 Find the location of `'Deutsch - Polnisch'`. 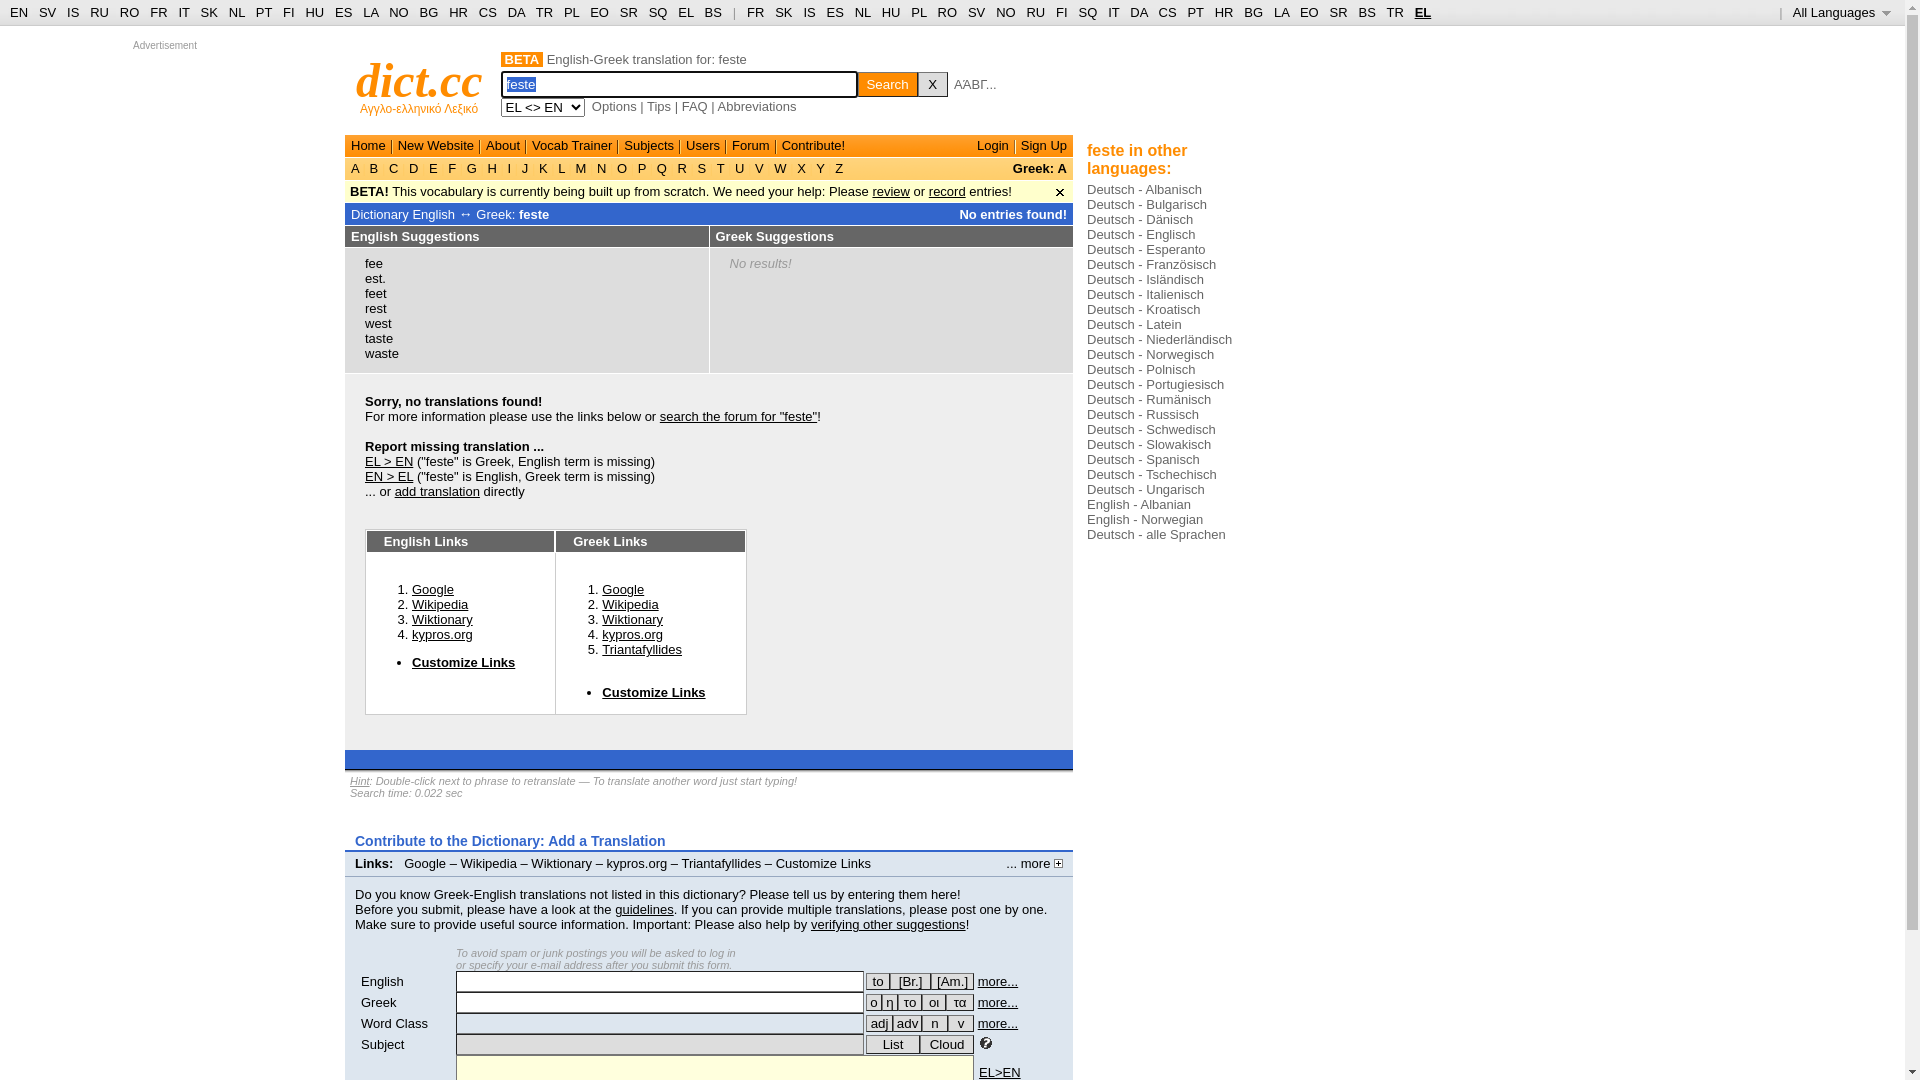

'Deutsch - Polnisch' is located at coordinates (1141, 369).